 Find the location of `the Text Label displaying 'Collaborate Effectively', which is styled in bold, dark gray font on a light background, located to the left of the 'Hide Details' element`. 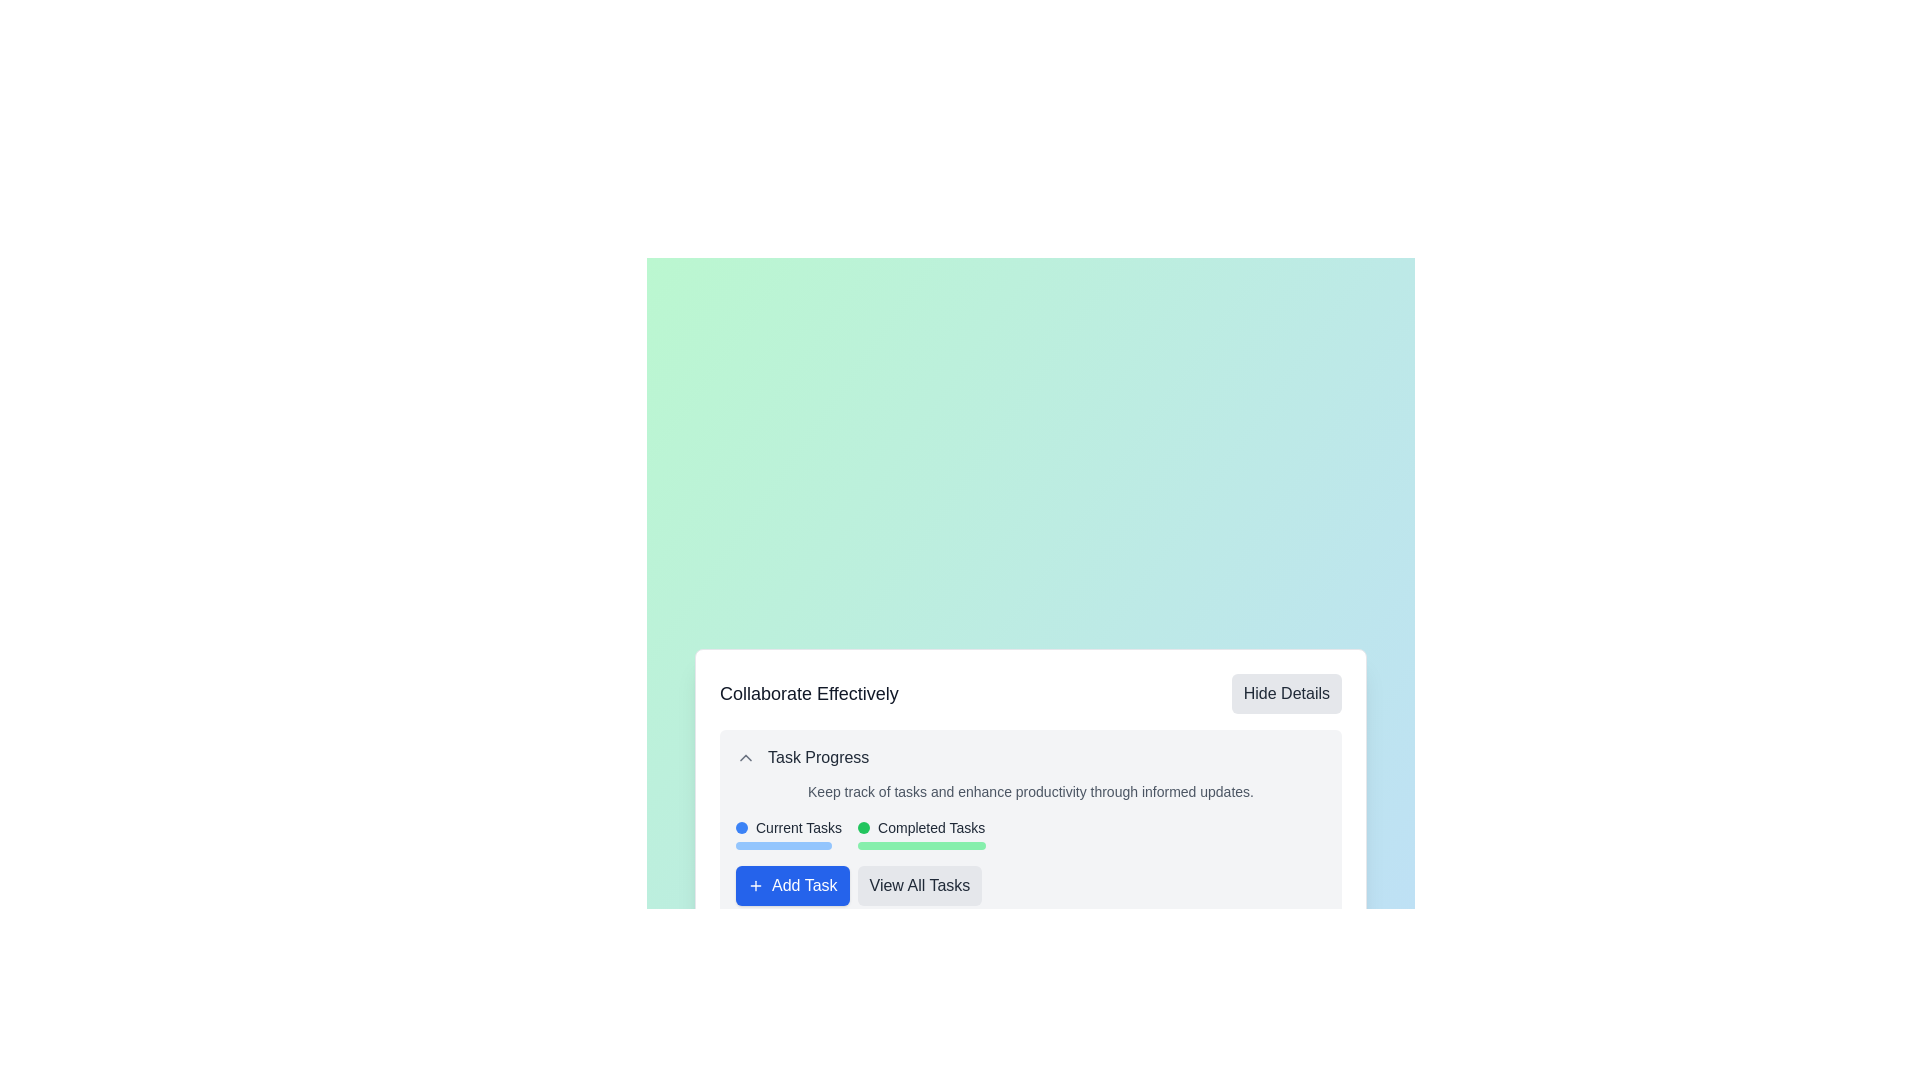

the Text Label displaying 'Collaborate Effectively', which is styled in bold, dark gray font on a light background, located to the left of the 'Hide Details' element is located at coordinates (809, 693).